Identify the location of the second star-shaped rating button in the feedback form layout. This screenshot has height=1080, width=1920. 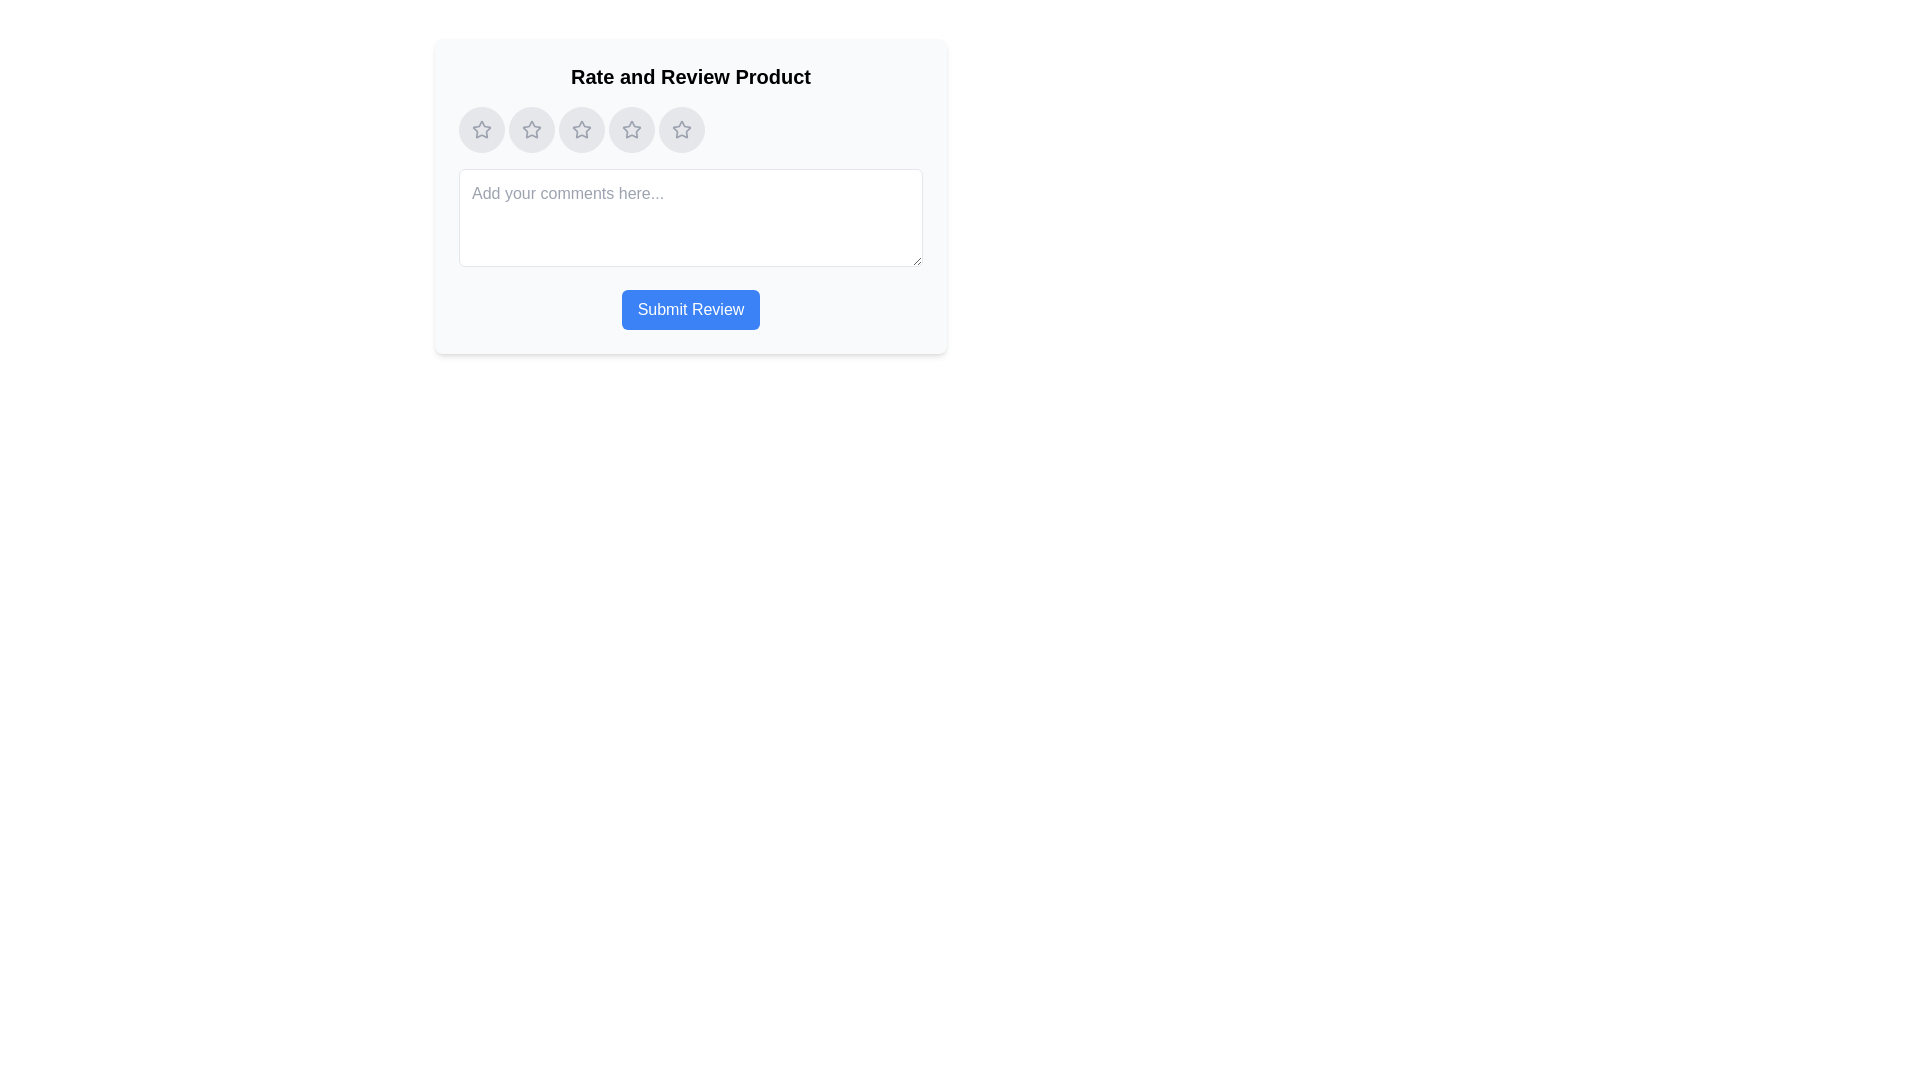
(532, 130).